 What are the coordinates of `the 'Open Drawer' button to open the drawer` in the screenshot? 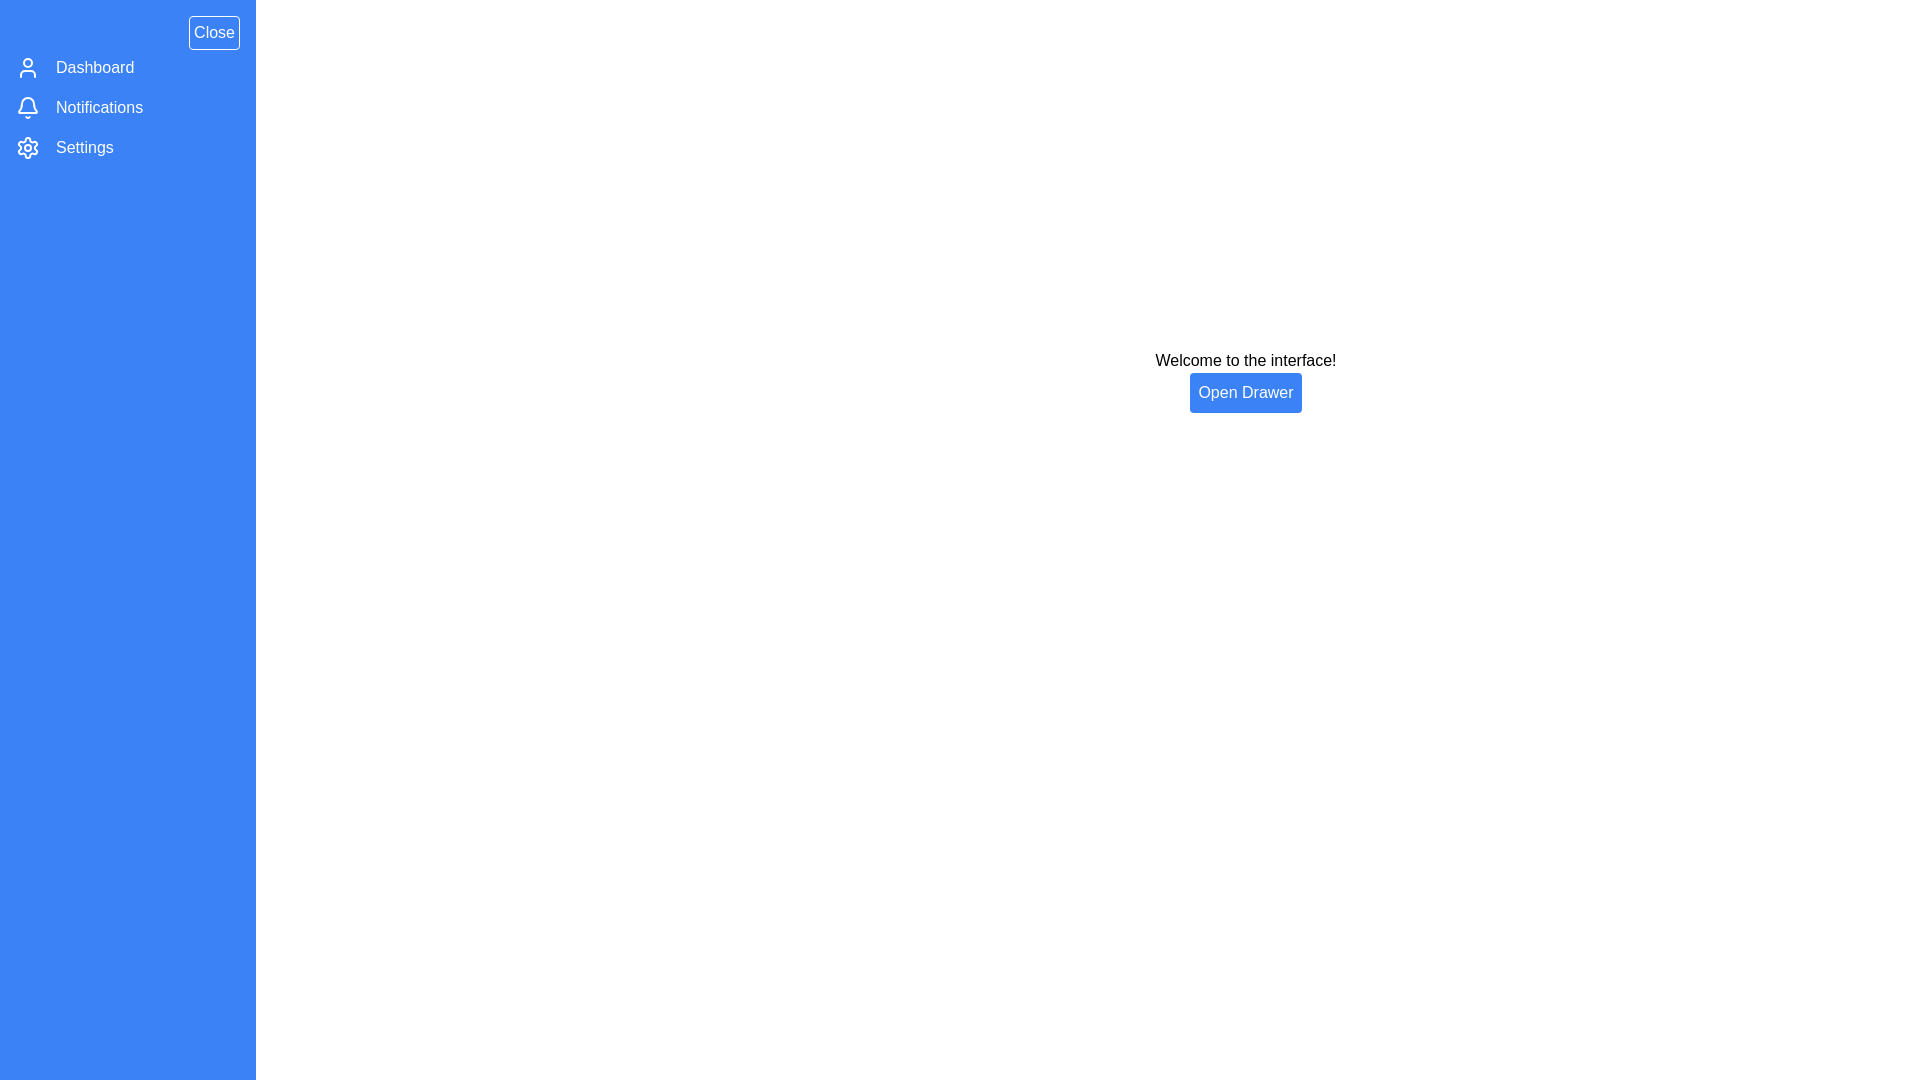 It's located at (1245, 393).